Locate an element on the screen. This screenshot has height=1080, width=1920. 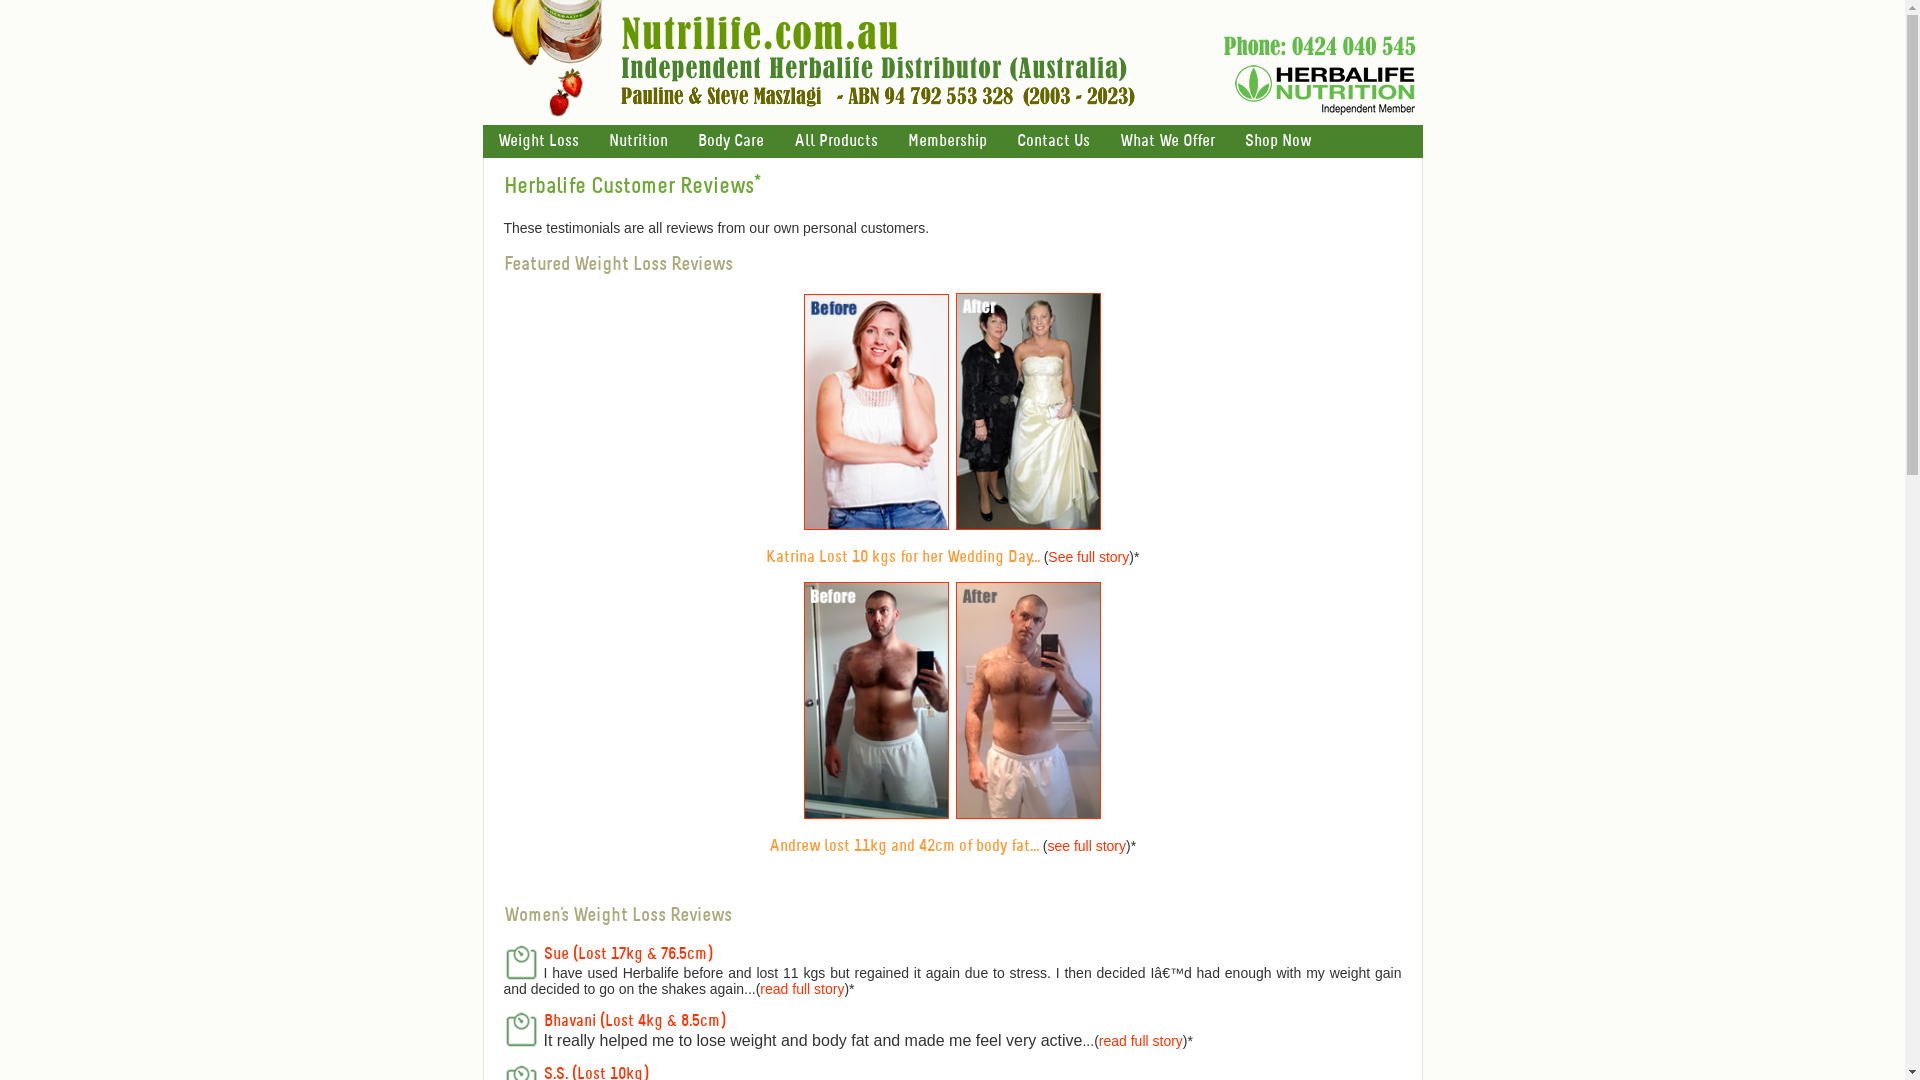
'Nutrition' is located at coordinates (637, 140).